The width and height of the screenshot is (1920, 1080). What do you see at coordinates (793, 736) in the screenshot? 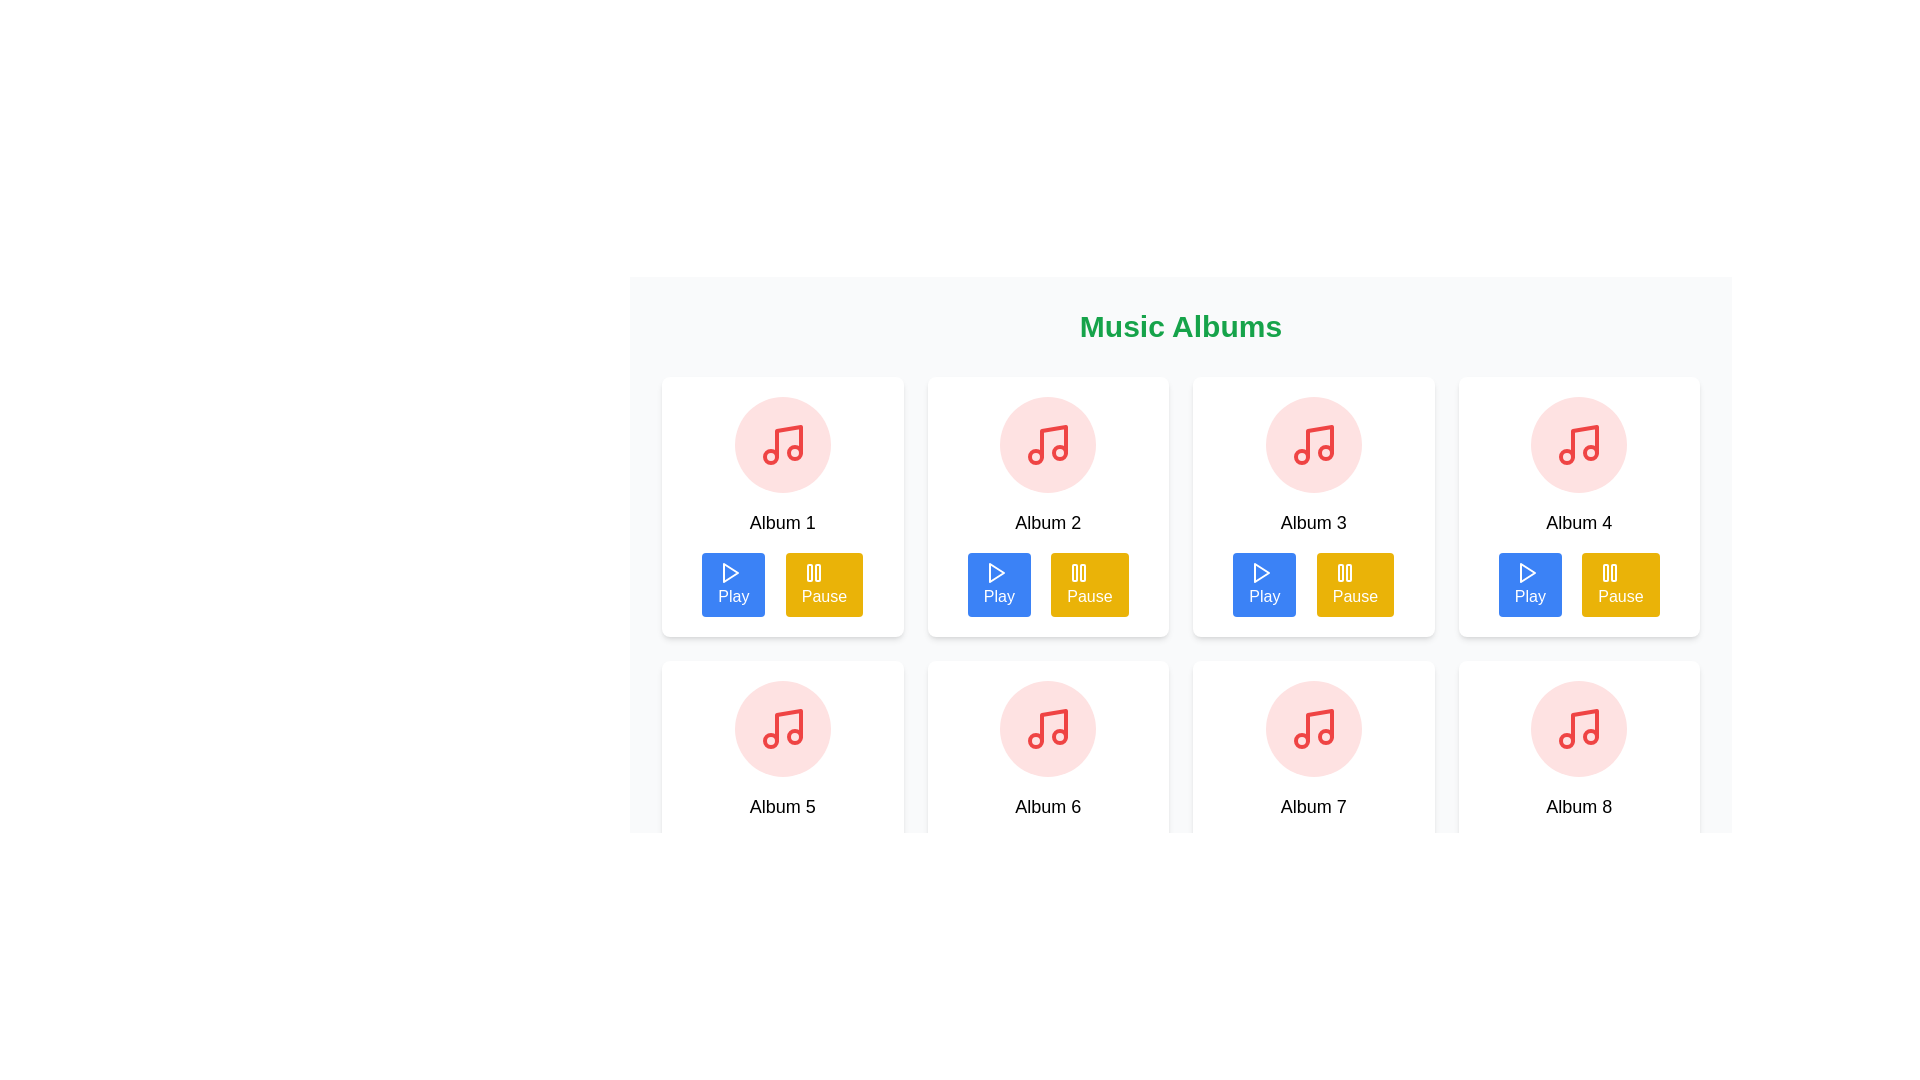
I see `the second circular component of the music note icon located in the fifth card of the 'Music Albums' grid layout` at bounding box center [793, 736].